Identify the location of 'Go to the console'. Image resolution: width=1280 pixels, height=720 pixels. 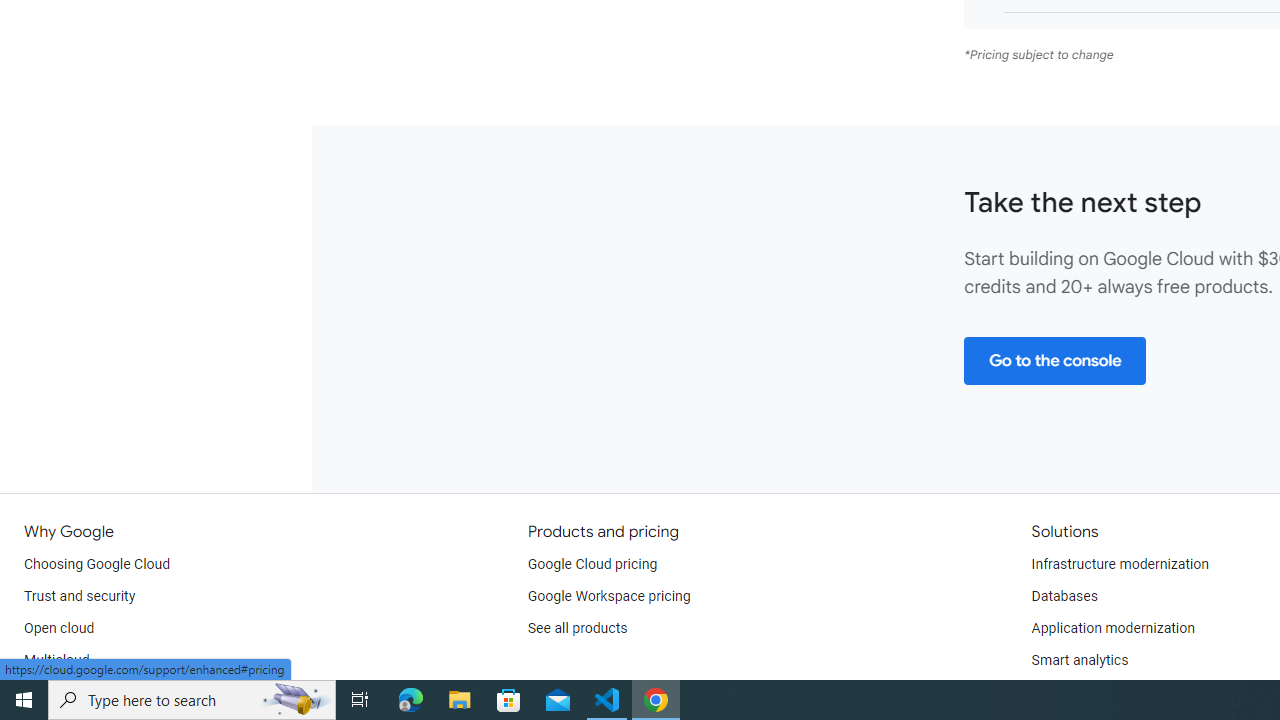
(1054, 360).